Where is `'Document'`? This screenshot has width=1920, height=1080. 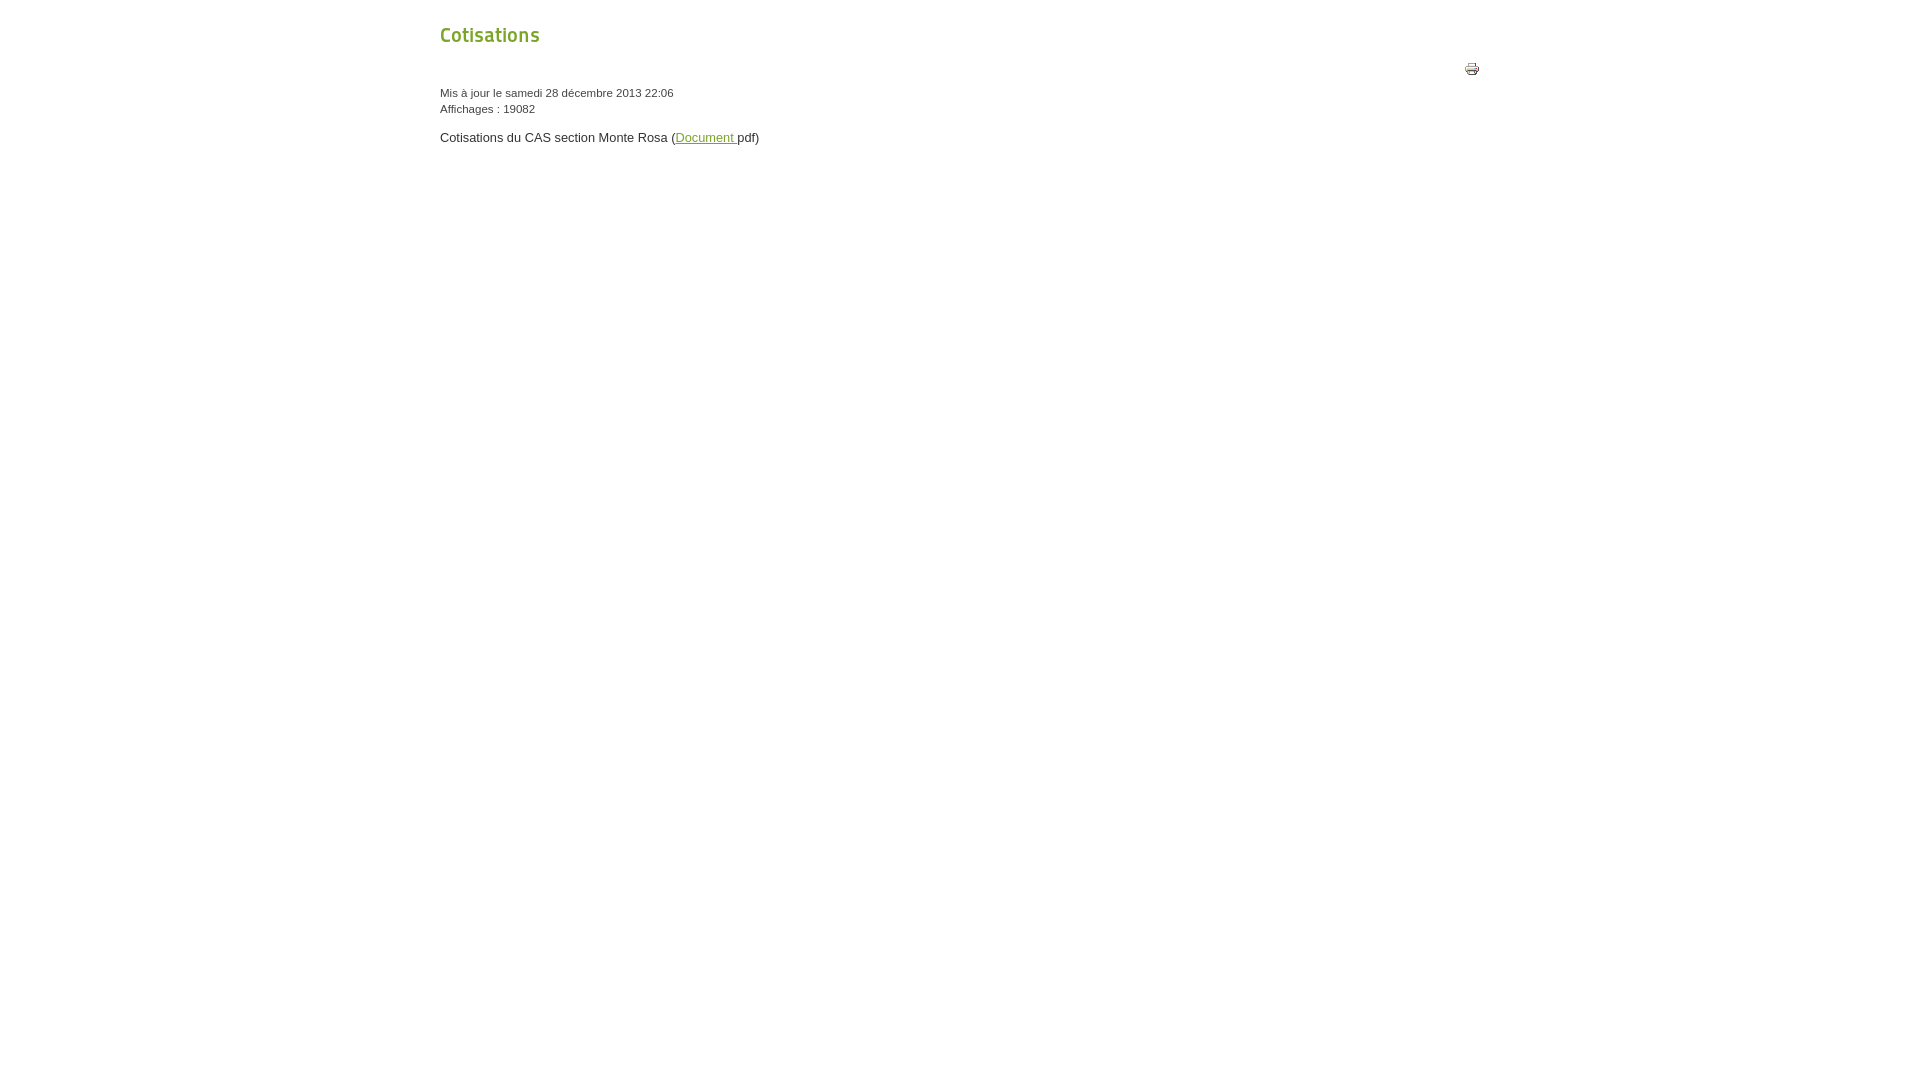
'Document' is located at coordinates (705, 136).